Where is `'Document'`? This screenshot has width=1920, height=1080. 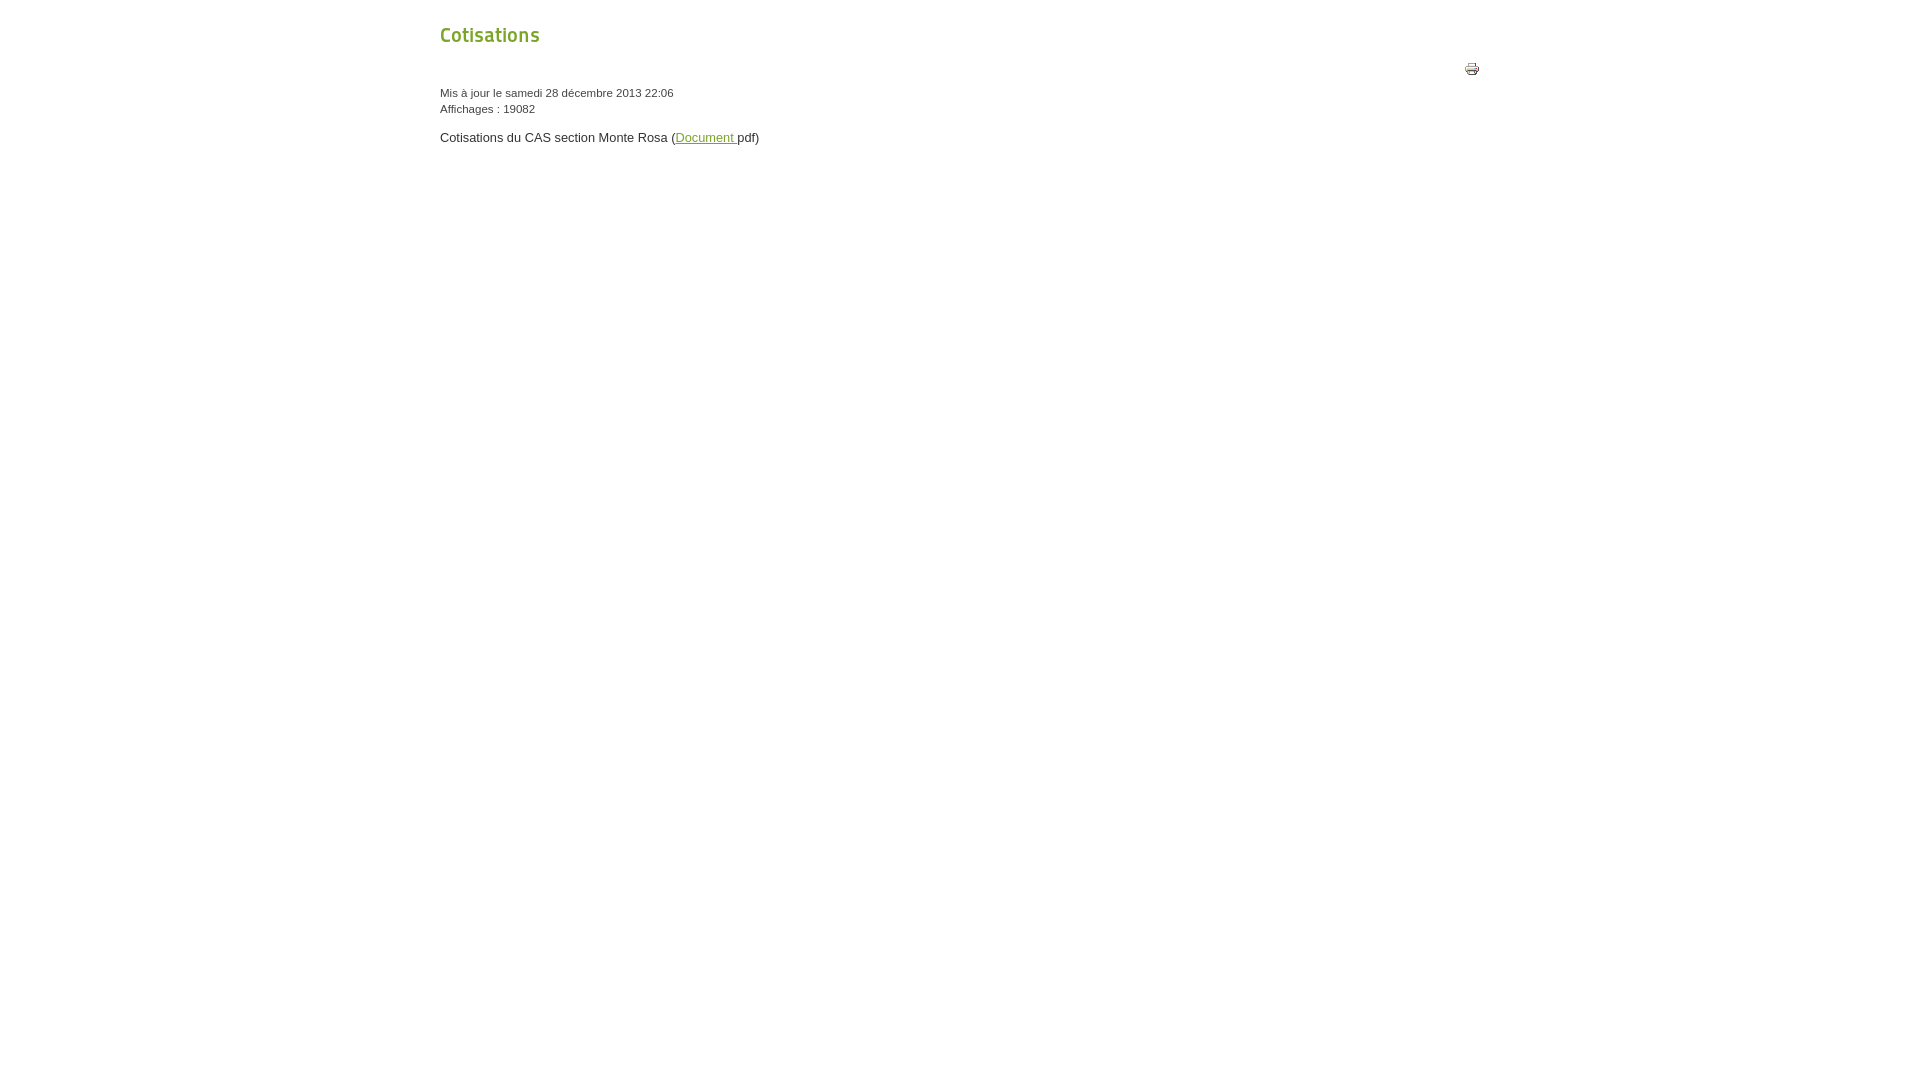
'Document' is located at coordinates (705, 136).